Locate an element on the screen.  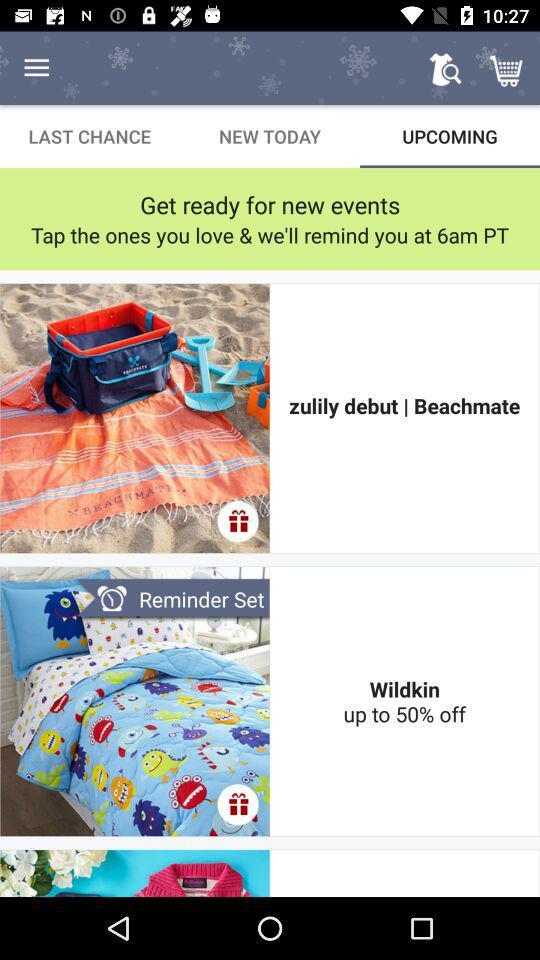
the icon below the tap the ones item is located at coordinates (404, 417).